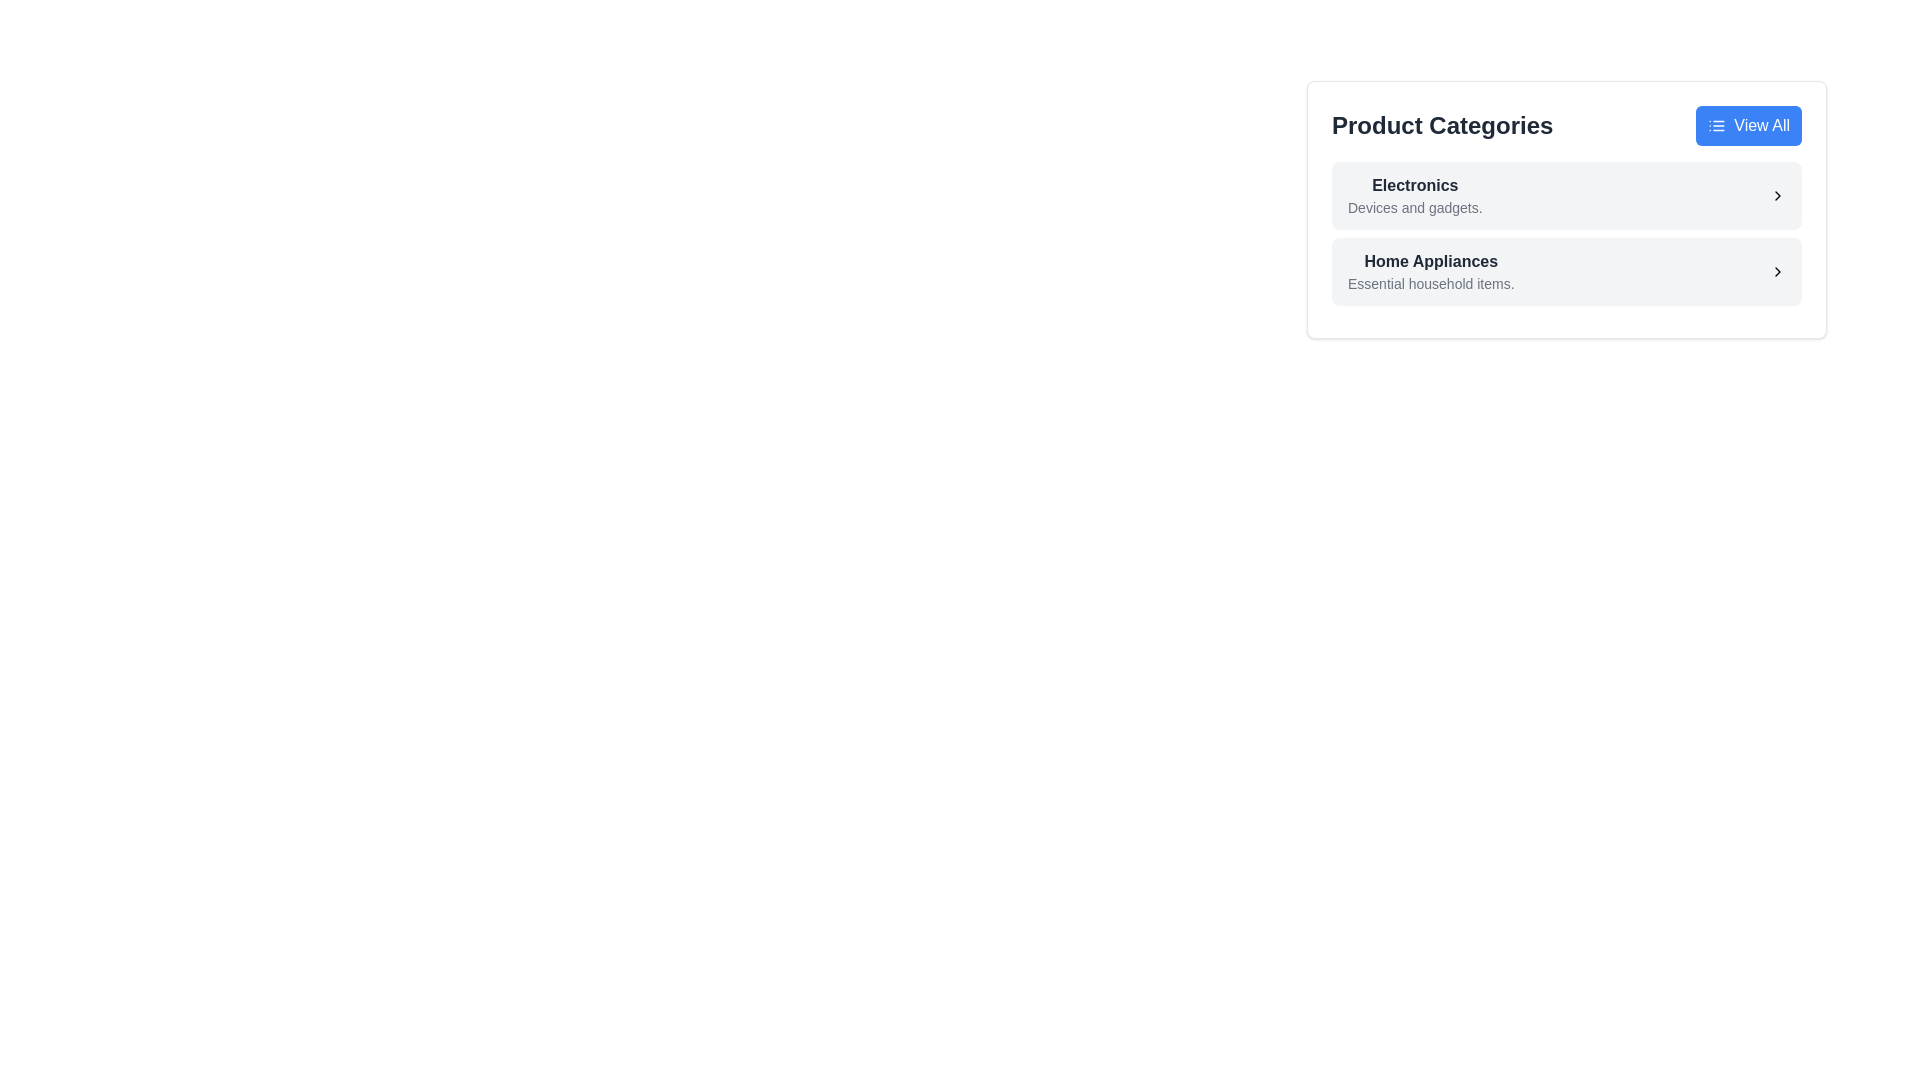 The width and height of the screenshot is (1920, 1080). Describe the element at coordinates (1414, 185) in the screenshot. I see `the clickable title text label for the 'Electronics' category, which is located at the top of the product categories list, above 'Home Appliances'` at that location.